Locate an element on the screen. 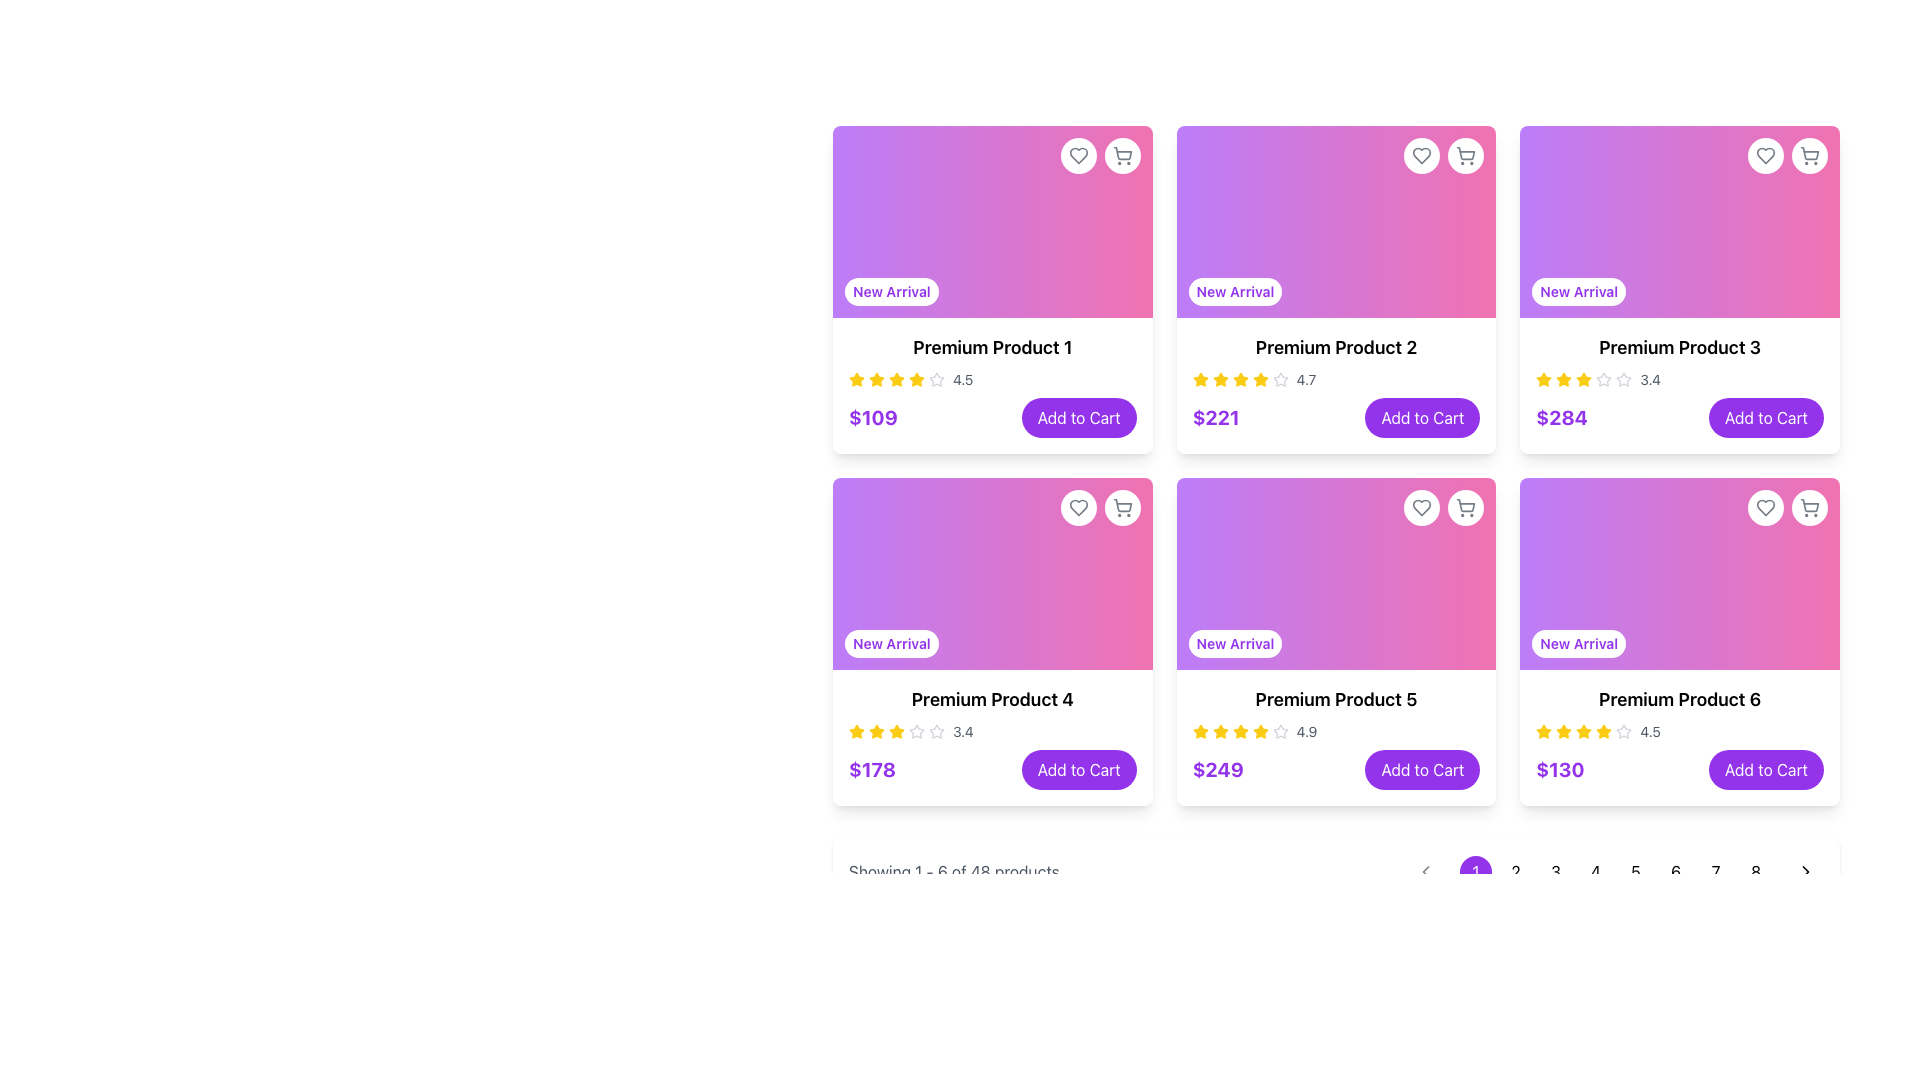 Image resolution: width=1920 pixels, height=1080 pixels. the fifth star icon in the Premium Product 5 card, which visually indicates a product rating of 4.9 is located at coordinates (1239, 731).